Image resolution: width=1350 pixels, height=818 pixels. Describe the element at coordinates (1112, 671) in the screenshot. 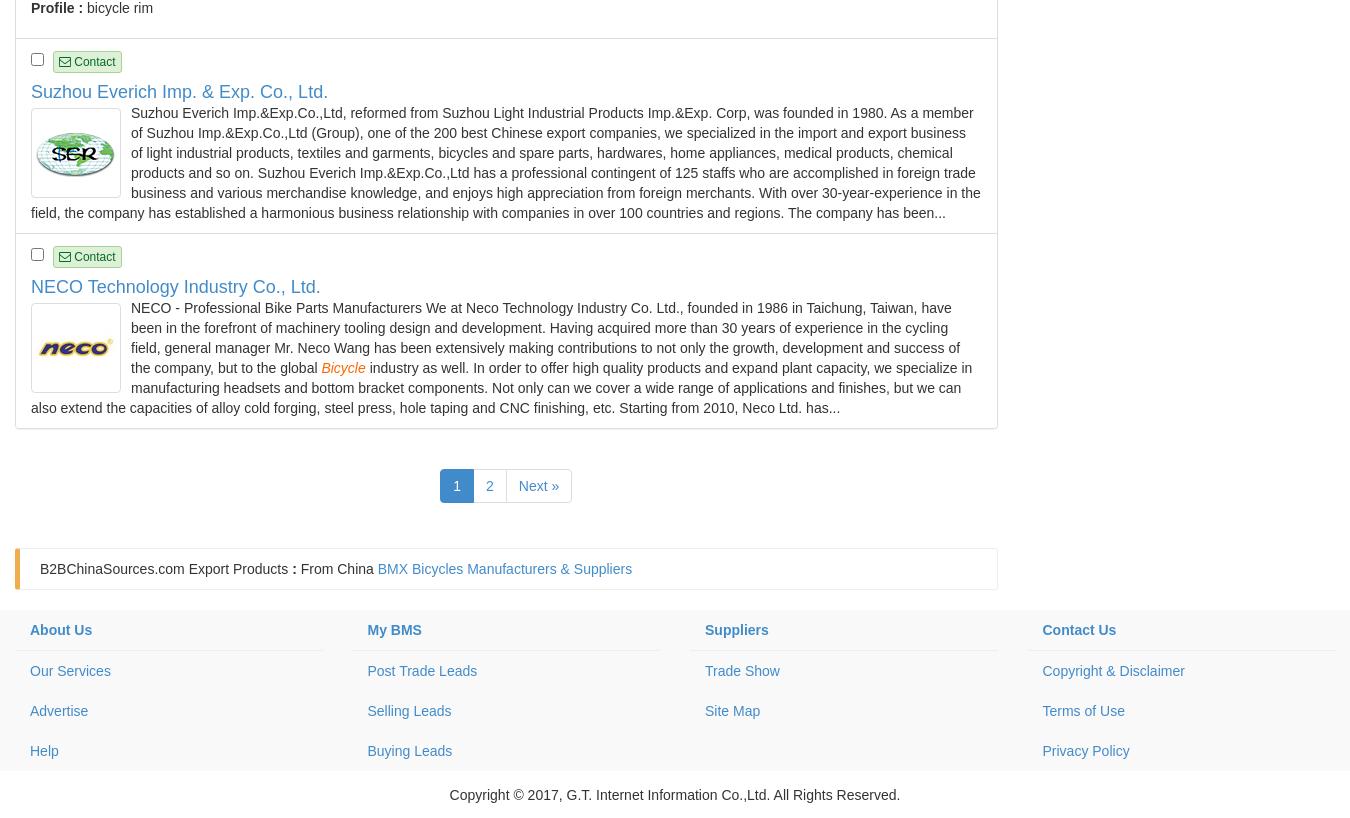

I see `'Copyright & Disclaimer'` at that location.